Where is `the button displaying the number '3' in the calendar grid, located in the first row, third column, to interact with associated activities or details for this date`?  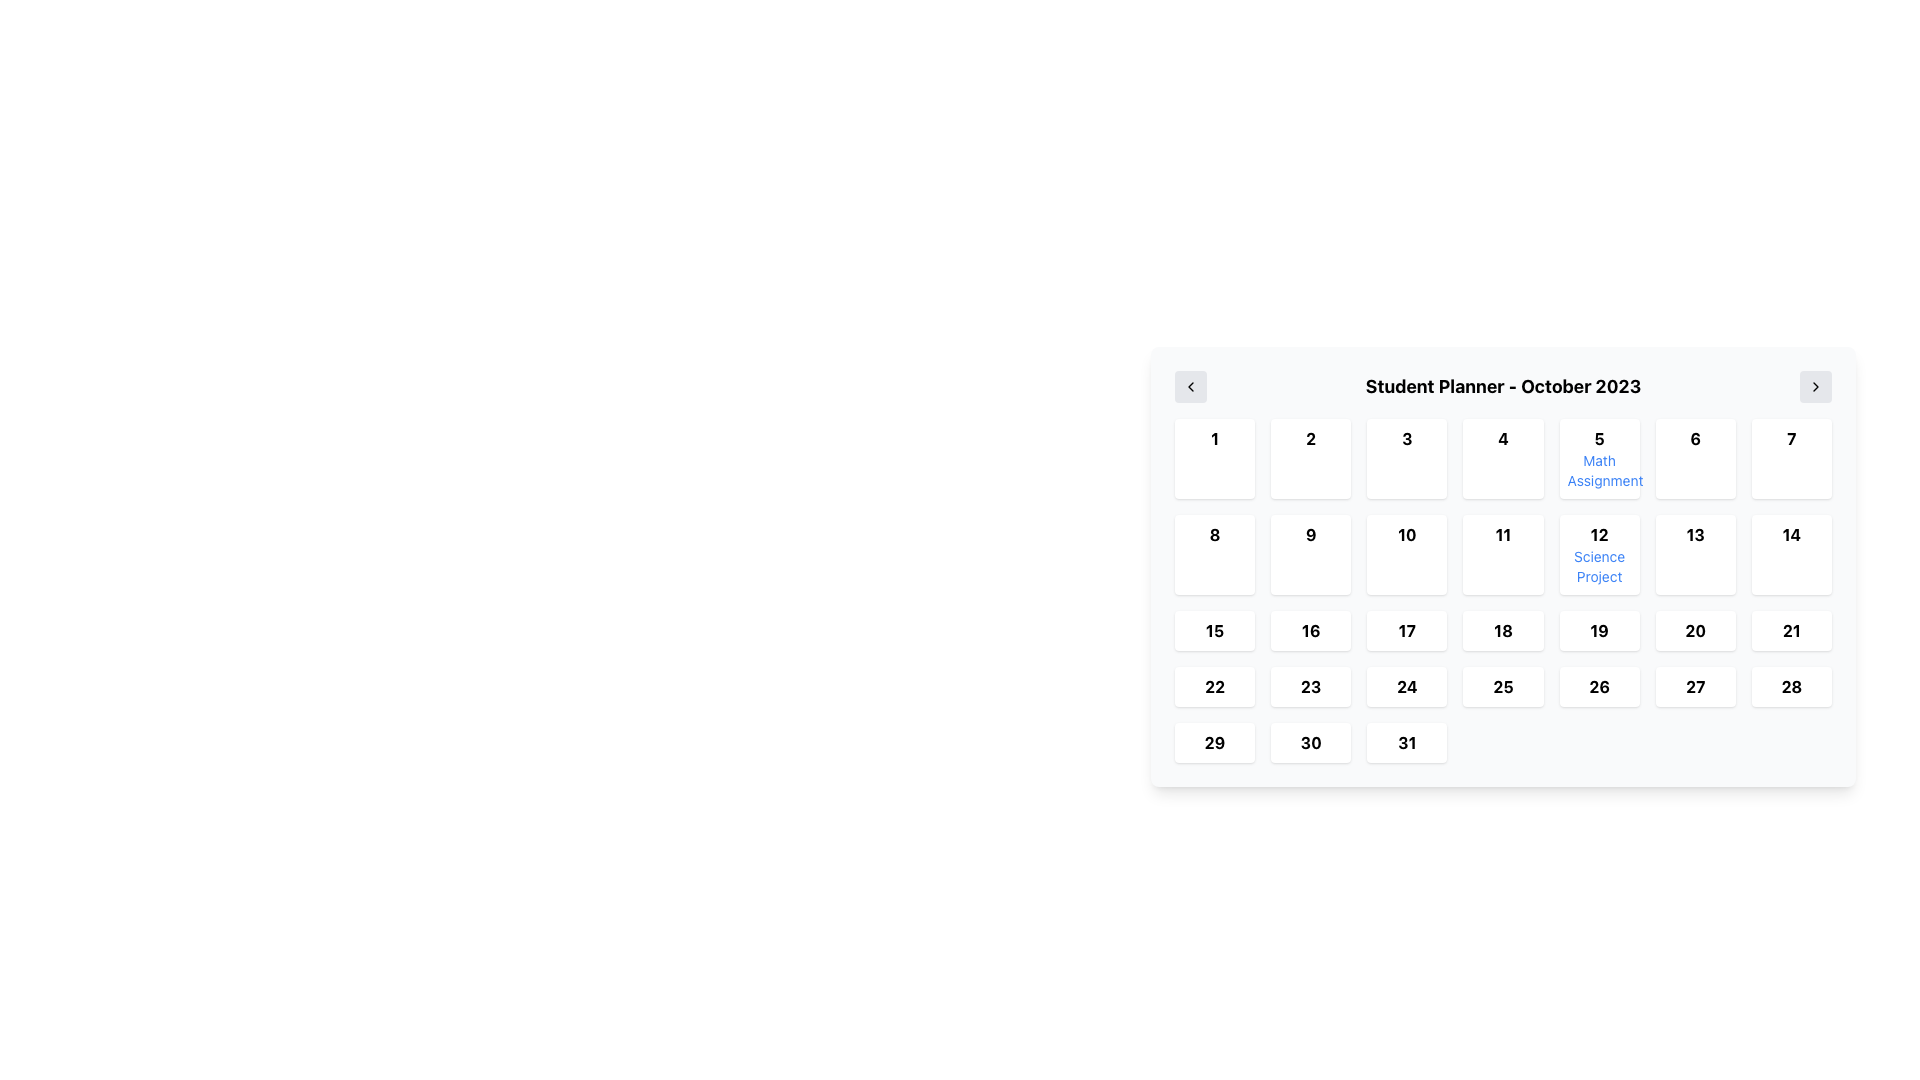 the button displaying the number '3' in the calendar grid, located in the first row, third column, to interact with associated activities or details for this date is located at coordinates (1406, 438).